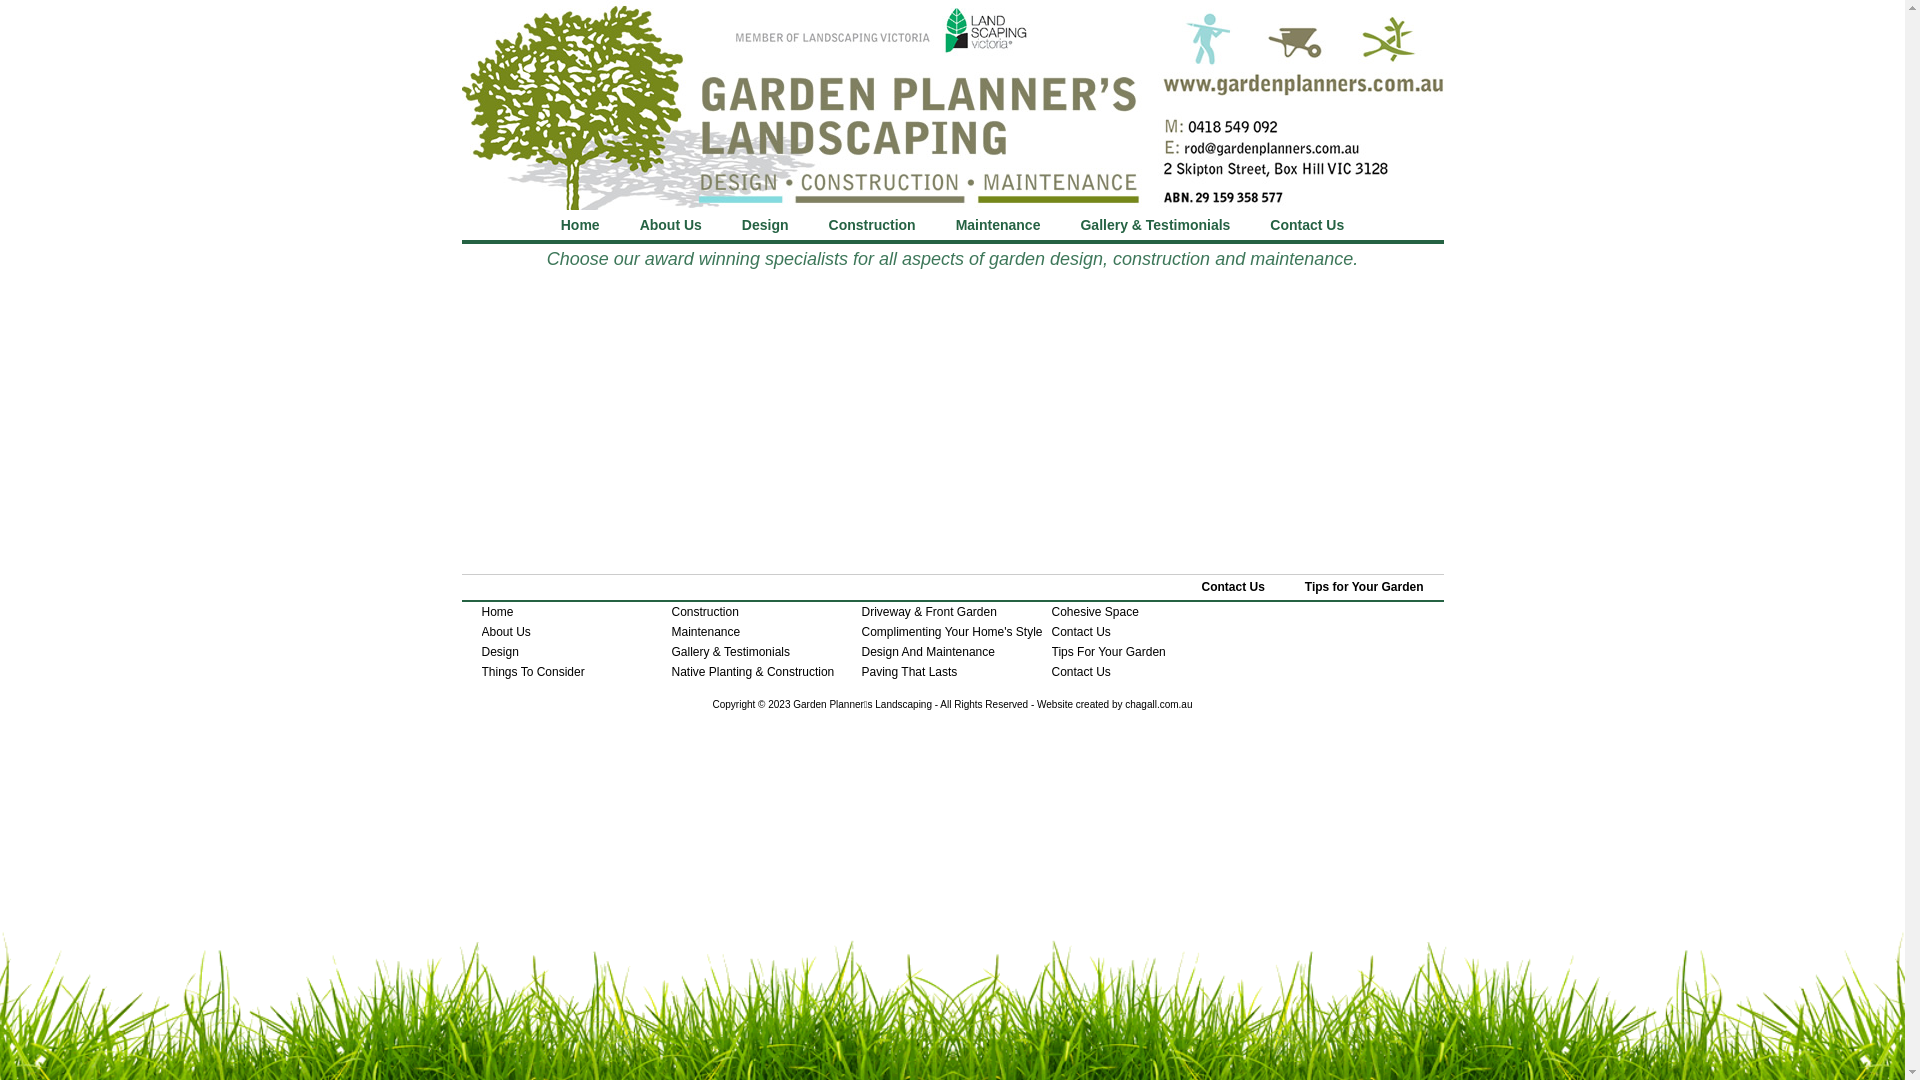 This screenshot has width=1920, height=1080. I want to click on 'Design', so click(764, 224).